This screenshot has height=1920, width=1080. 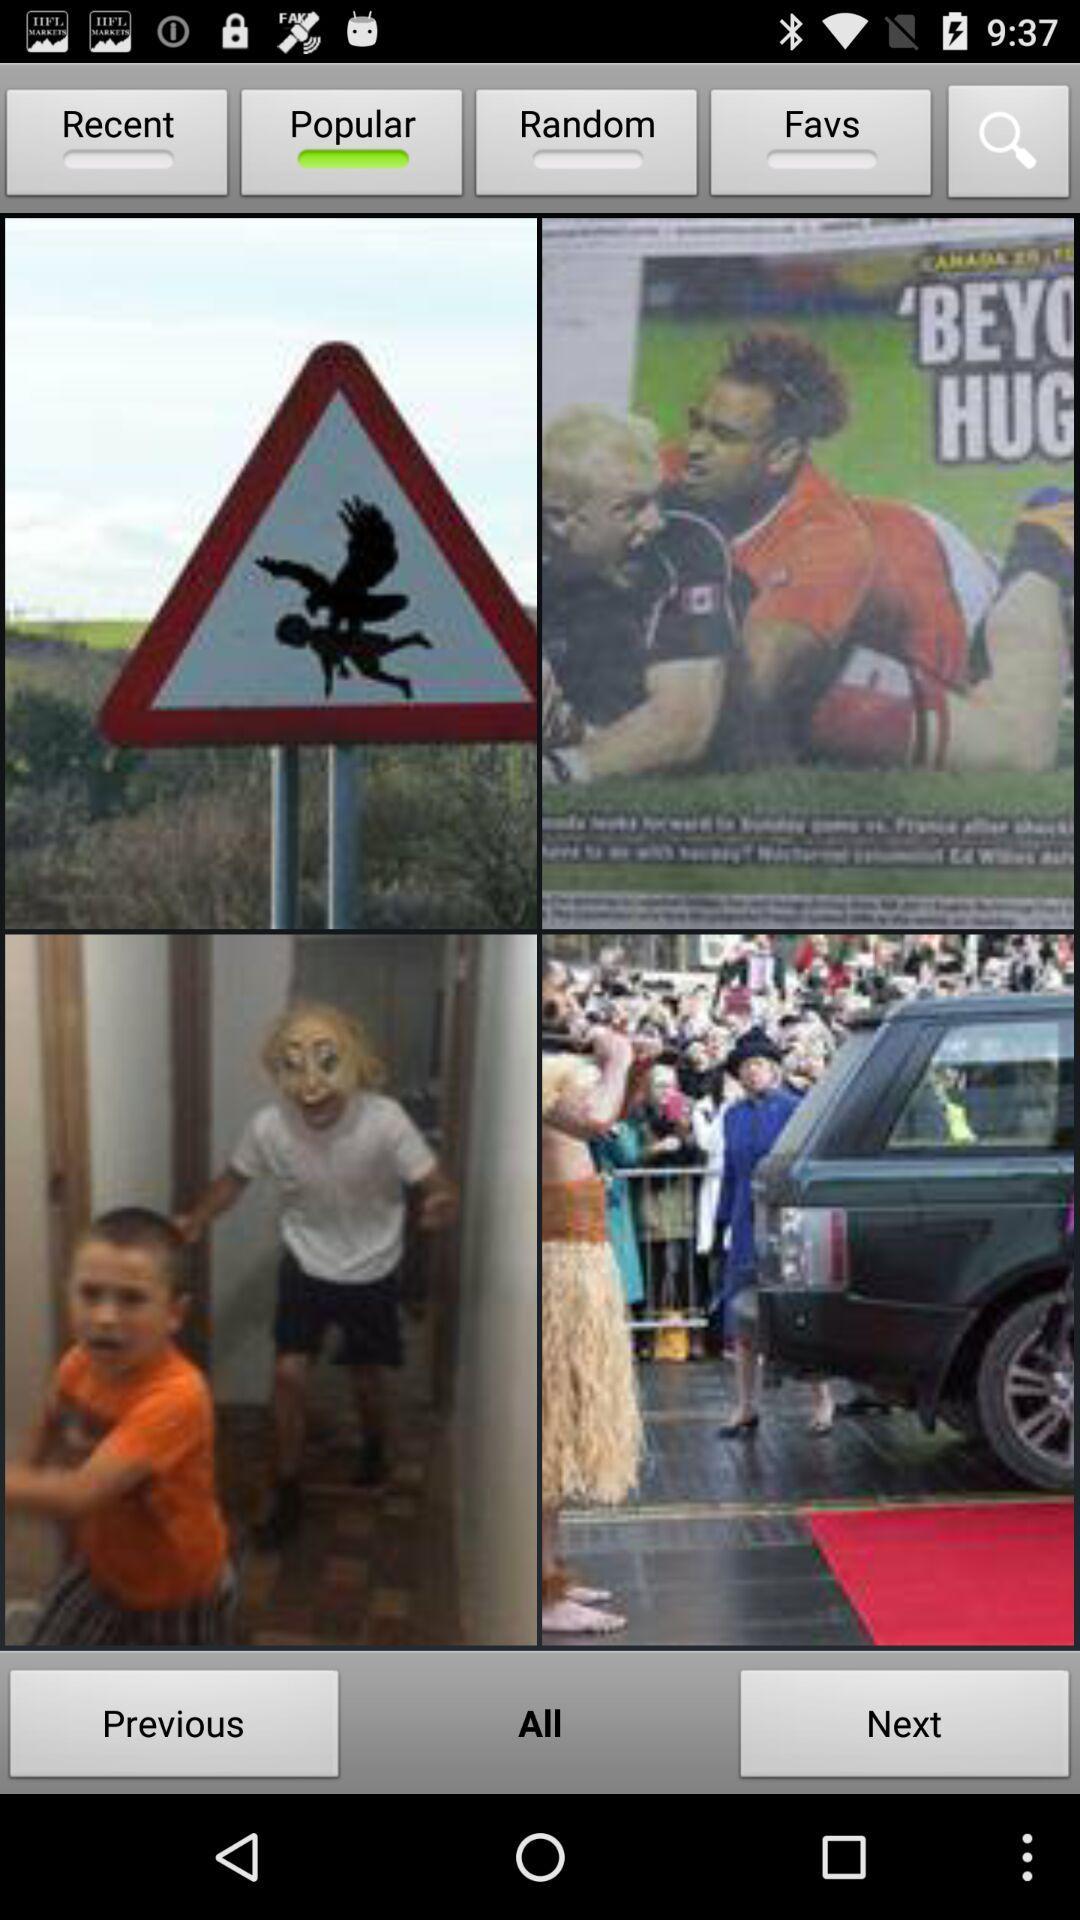 What do you see at coordinates (351, 146) in the screenshot?
I see `popular` at bounding box center [351, 146].